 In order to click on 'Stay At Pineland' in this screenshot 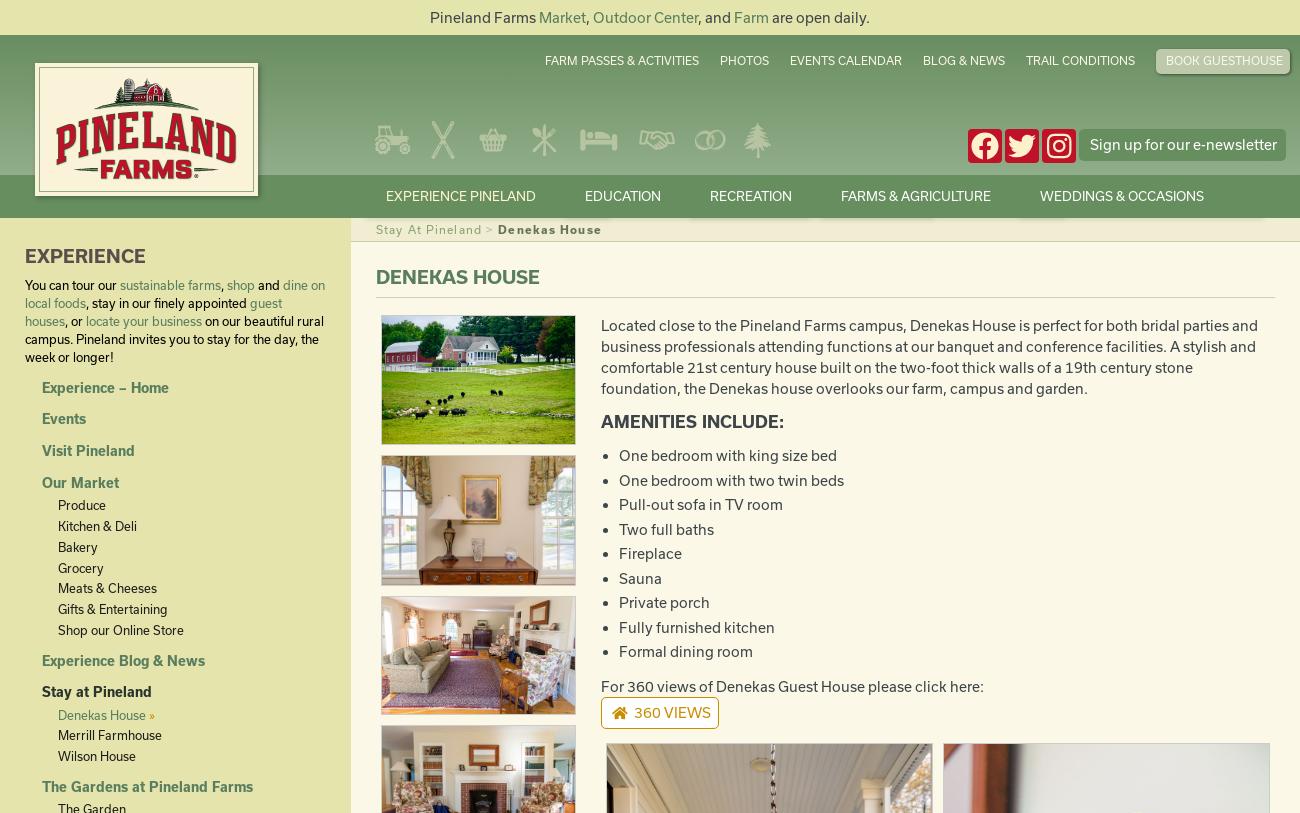, I will do `click(428, 228)`.